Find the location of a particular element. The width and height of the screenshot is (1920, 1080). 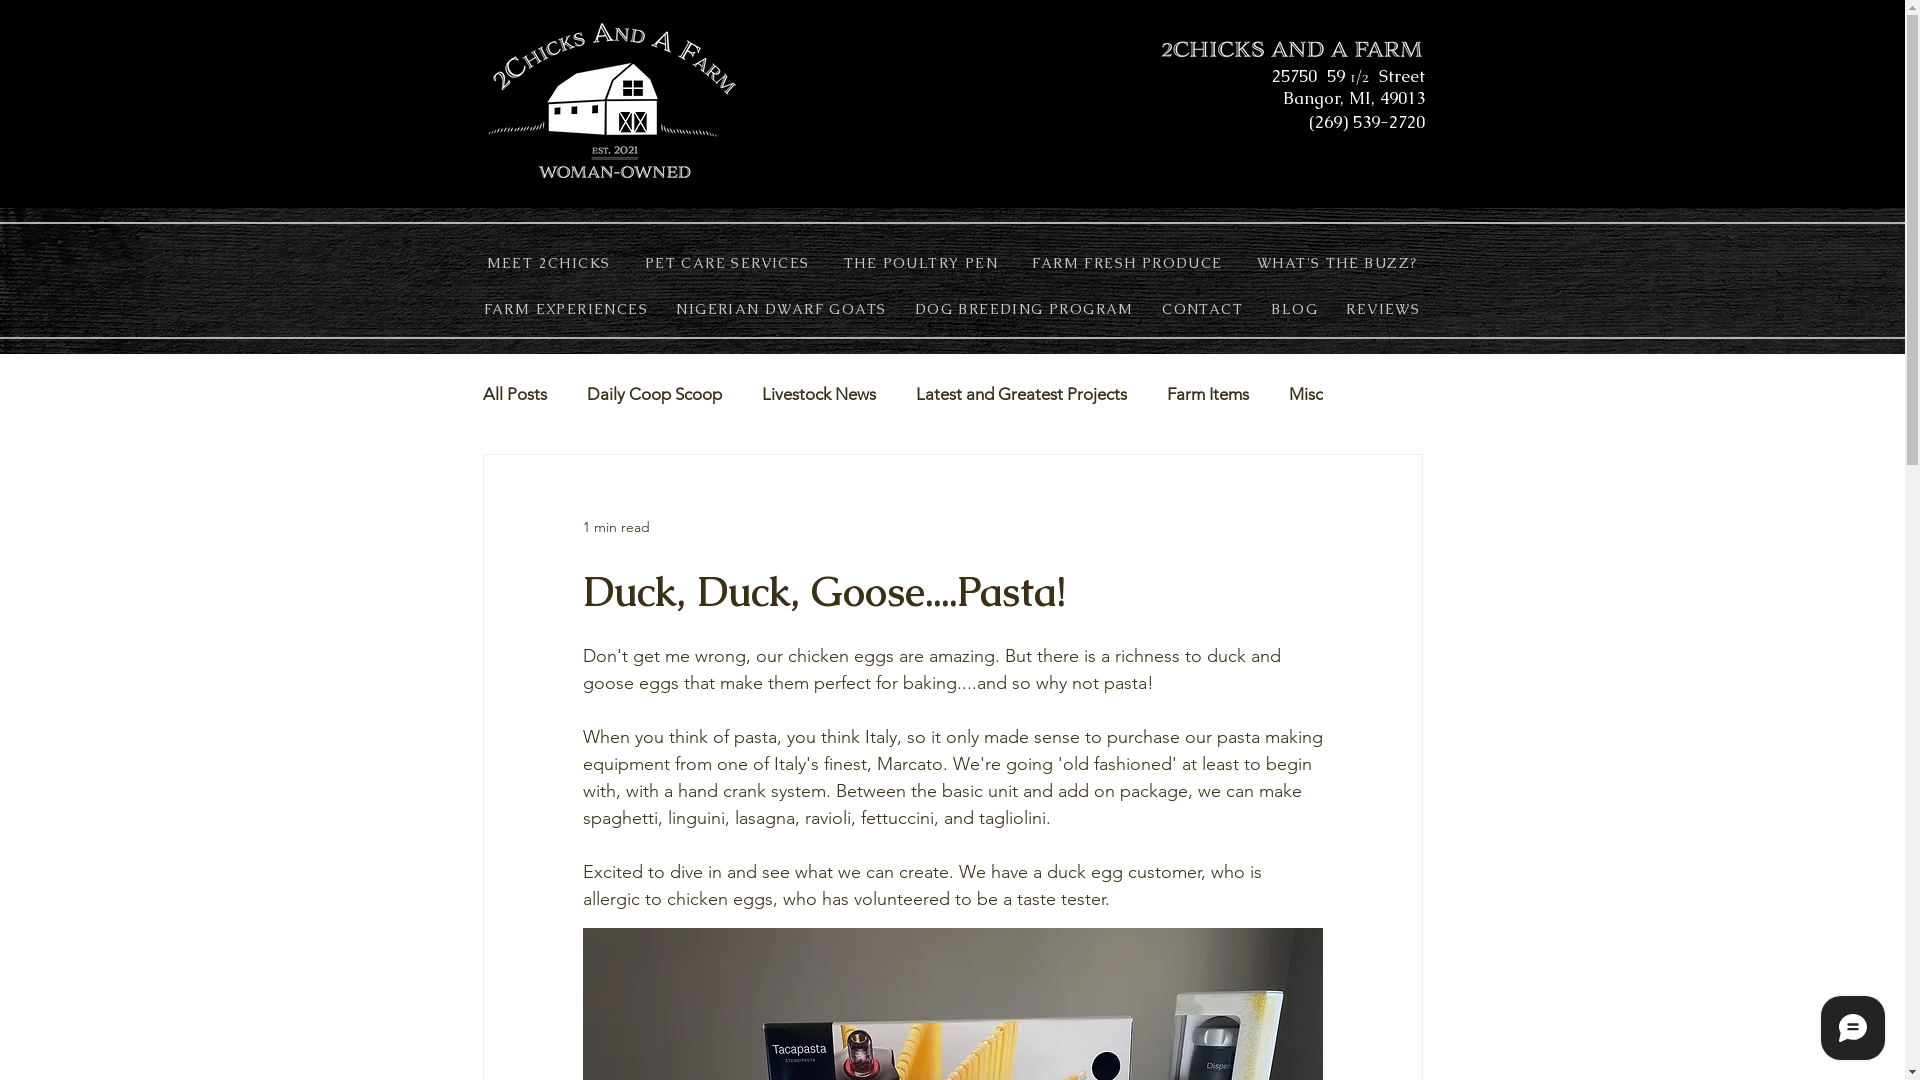

'All Posts' is located at coordinates (513, 393).